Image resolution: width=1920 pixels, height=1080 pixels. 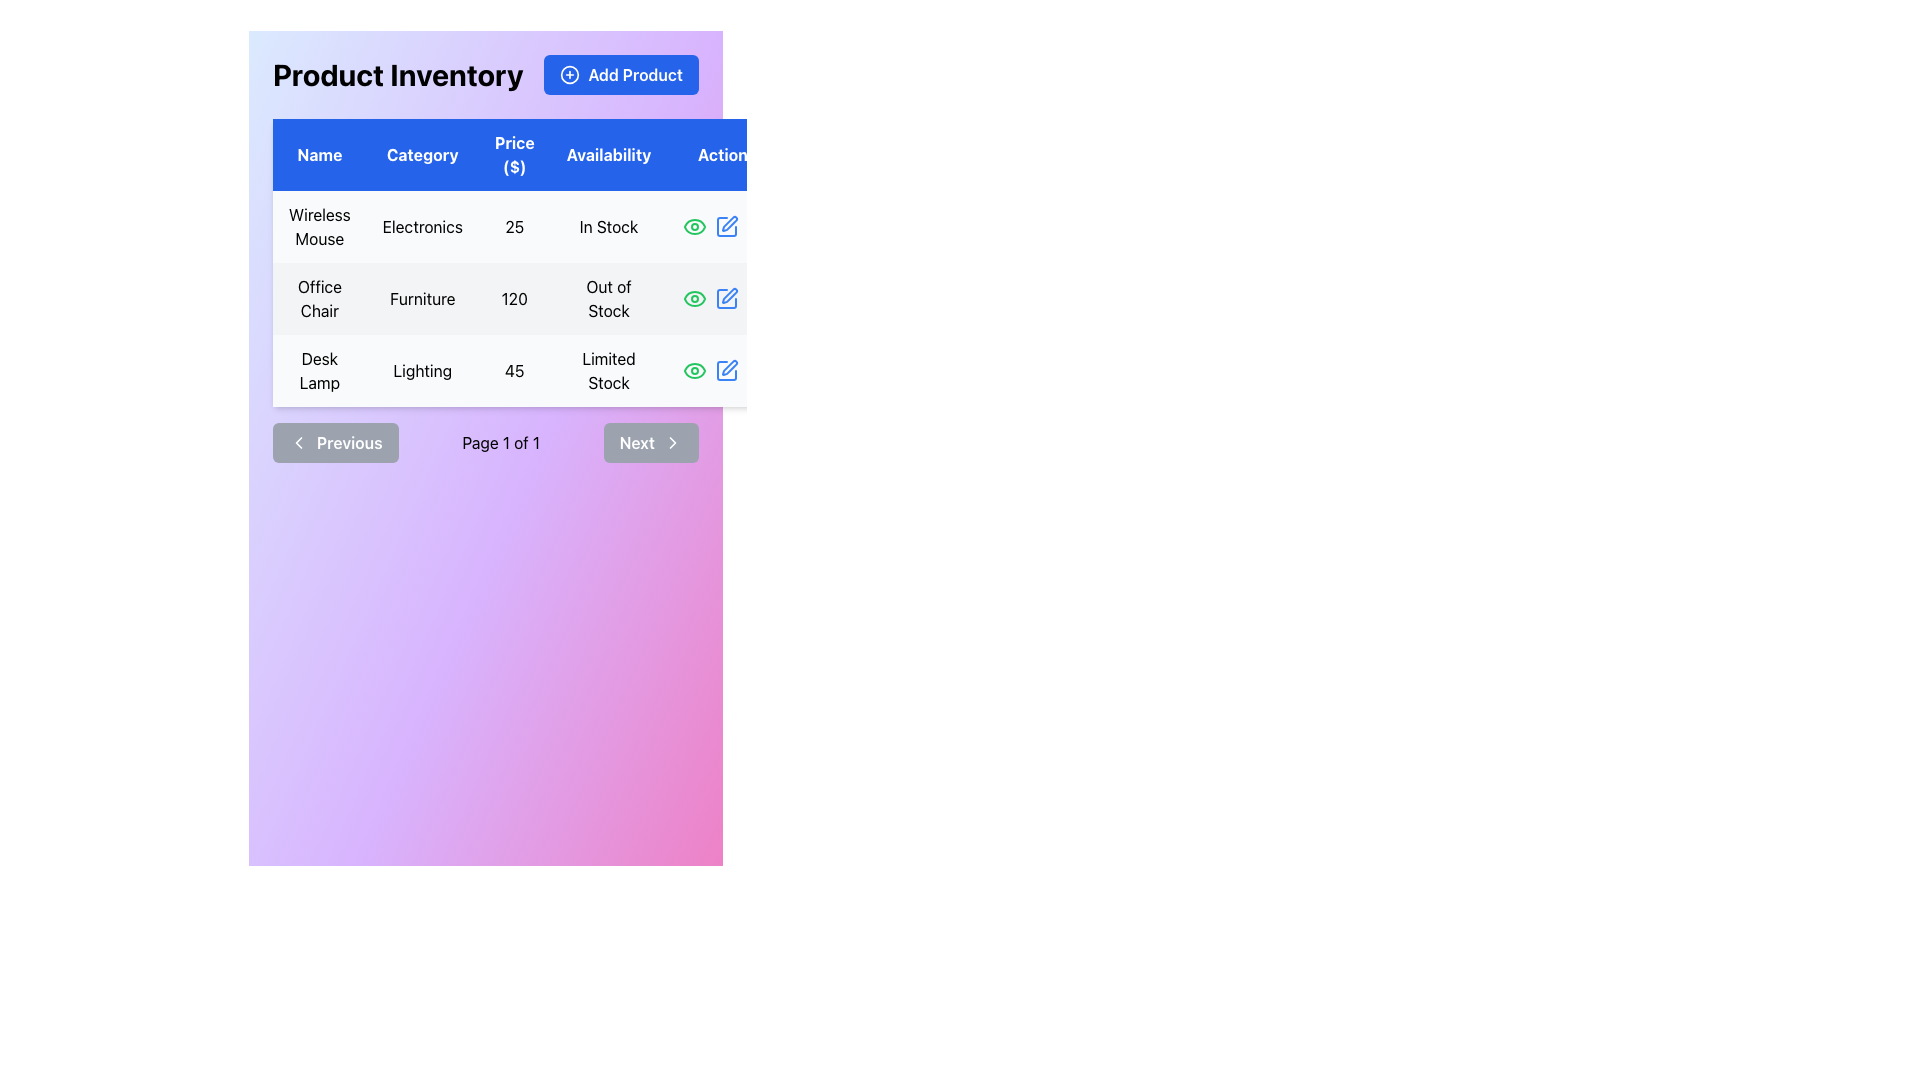 What do you see at coordinates (514, 226) in the screenshot?
I see `the table cell displaying the price value '25' for the product 'Wireless Mouse' in the 'Price ($)' column of the inventory table` at bounding box center [514, 226].